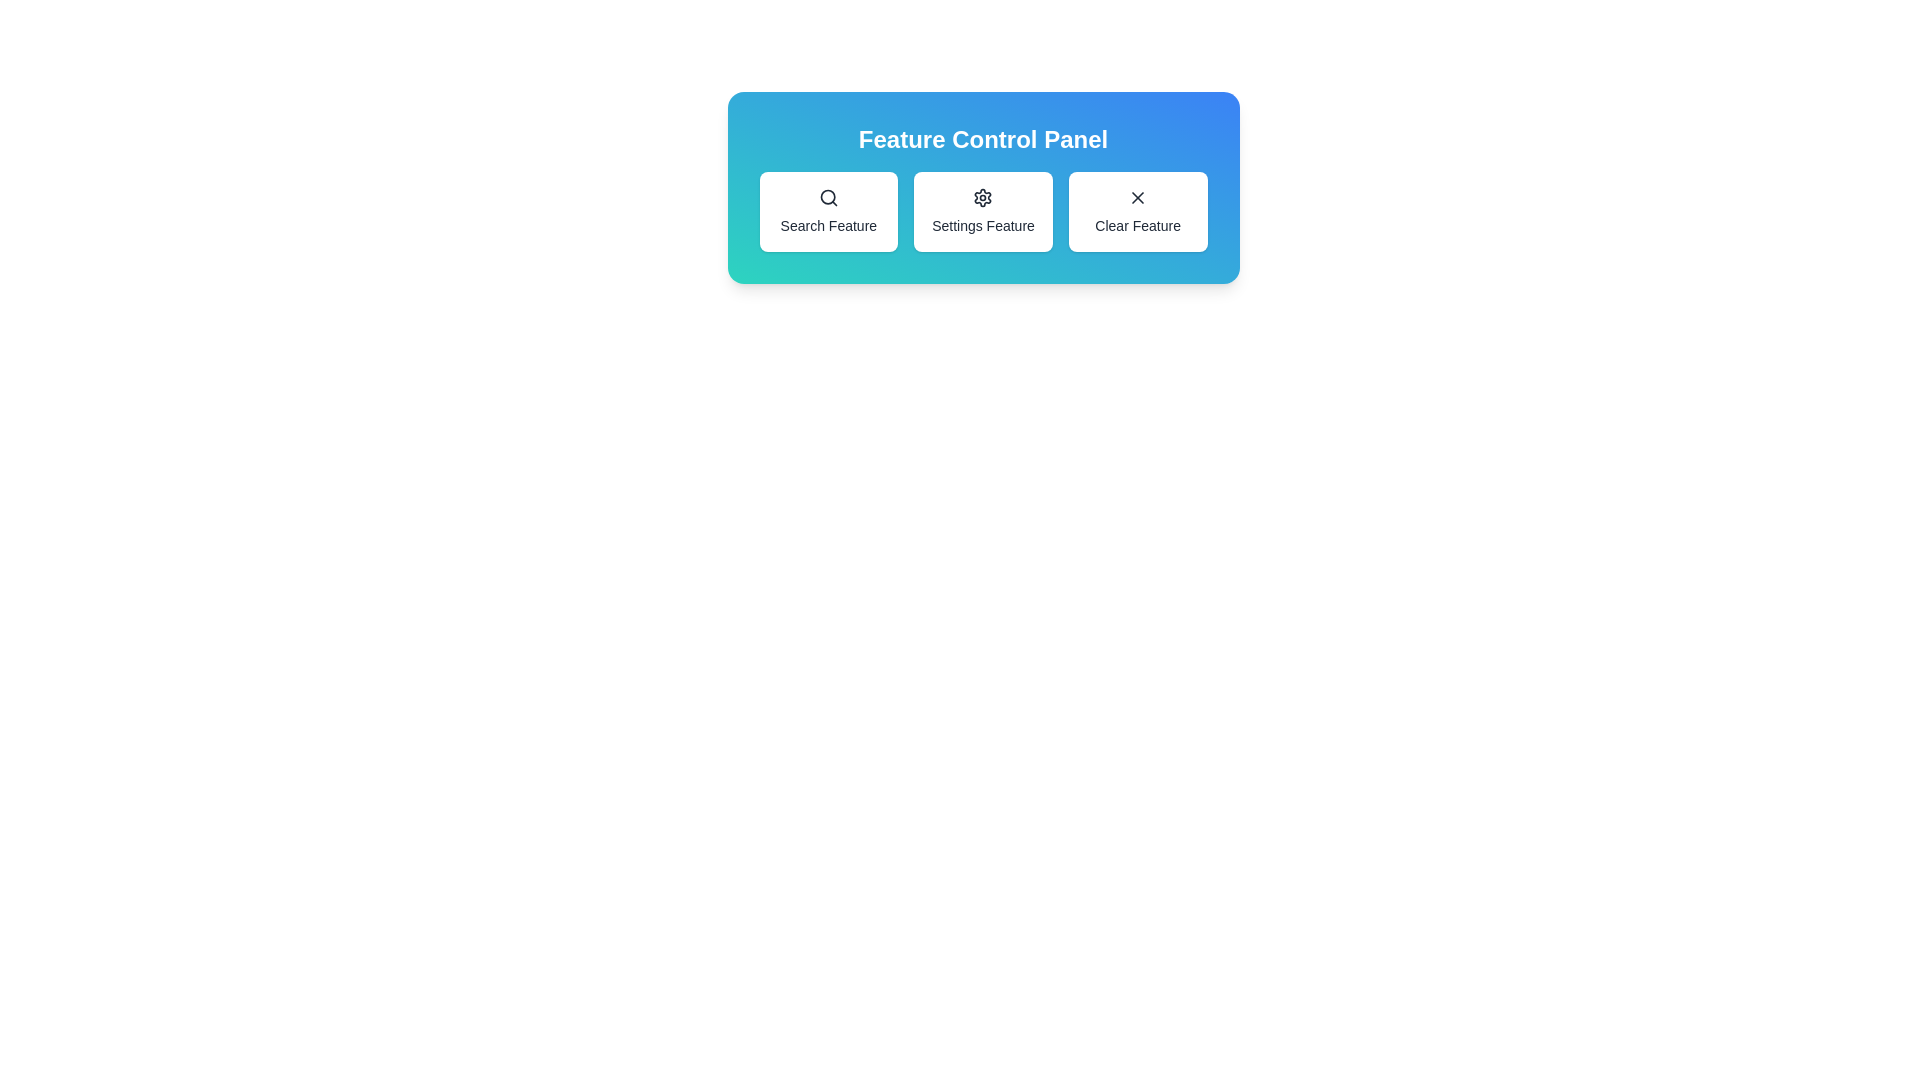 This screenshot has width=1920, height=1080. I want to click on the 'Clear Feature' button, which is a white box with rounded corners and an 'X' icon, so click(1137, 212).